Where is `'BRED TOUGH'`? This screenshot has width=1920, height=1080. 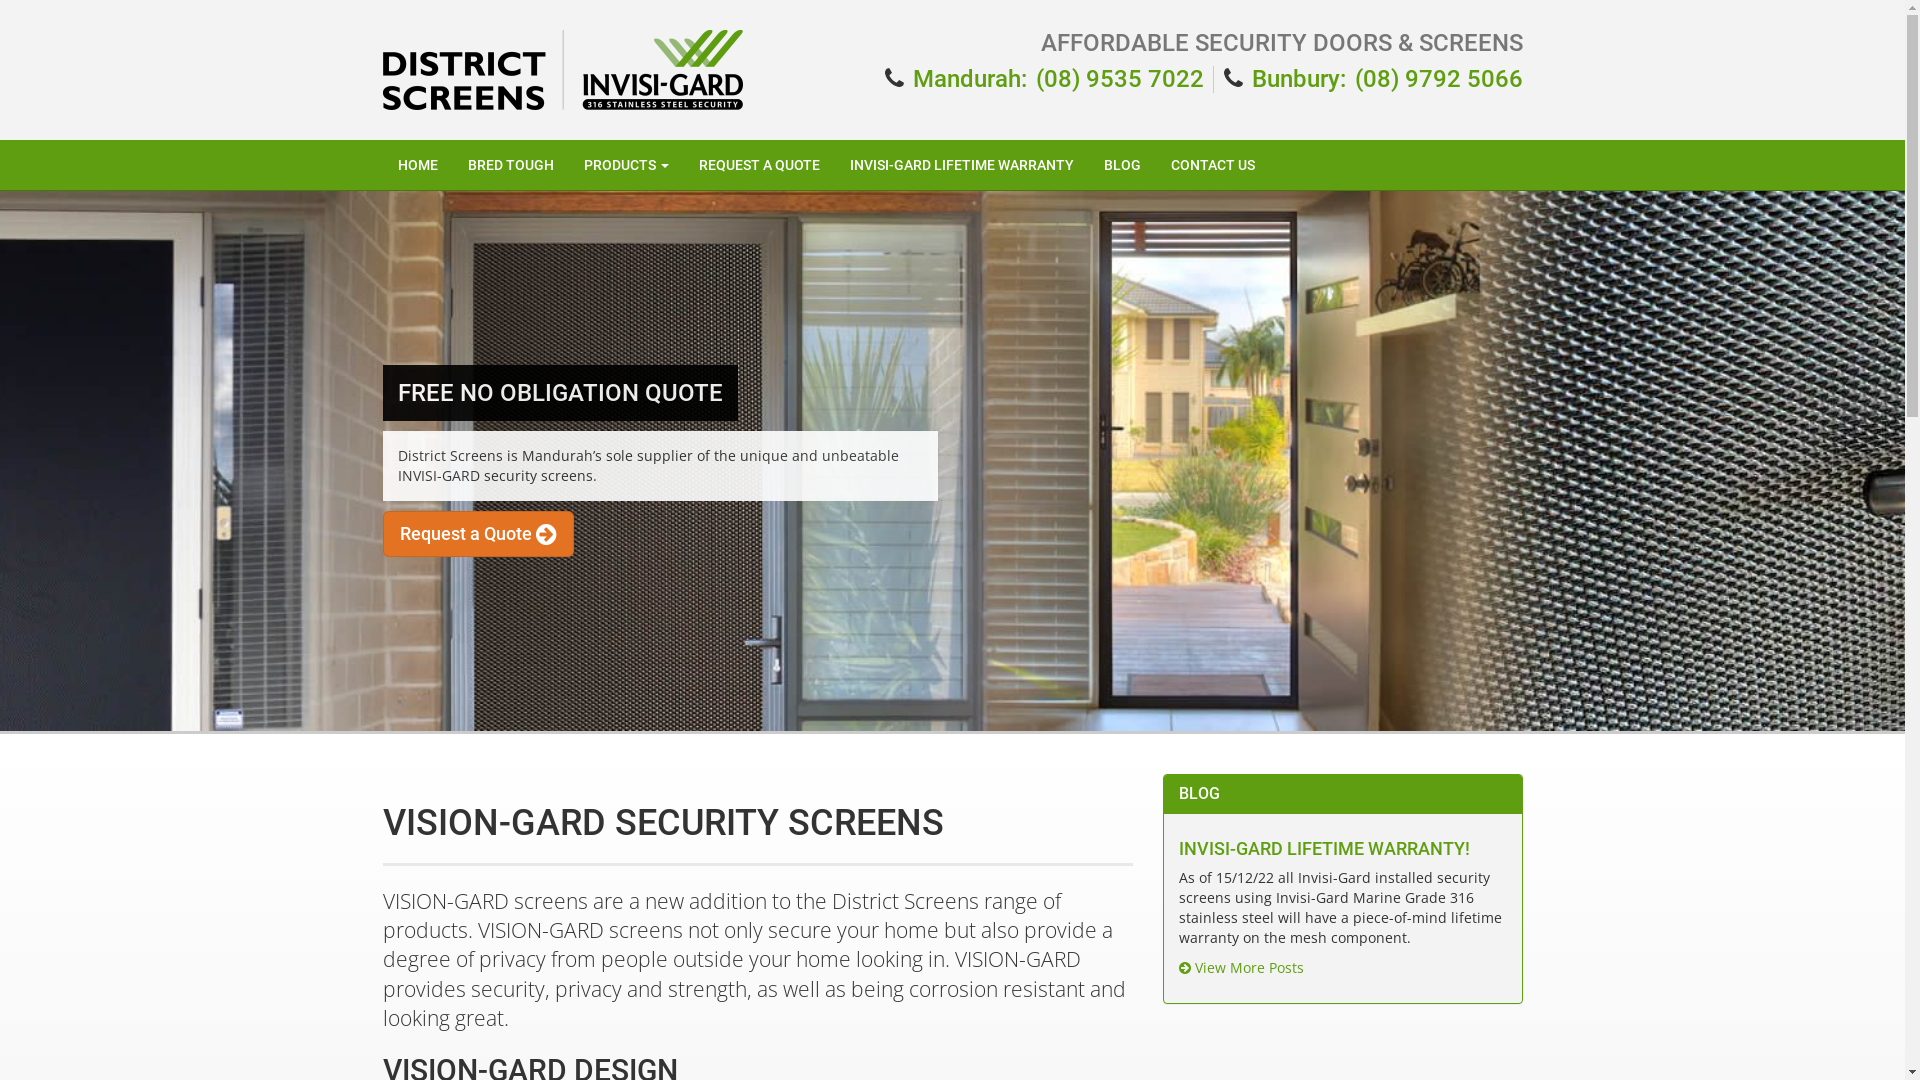
'BRED TOUGH' is located at coordinates (509, 164).